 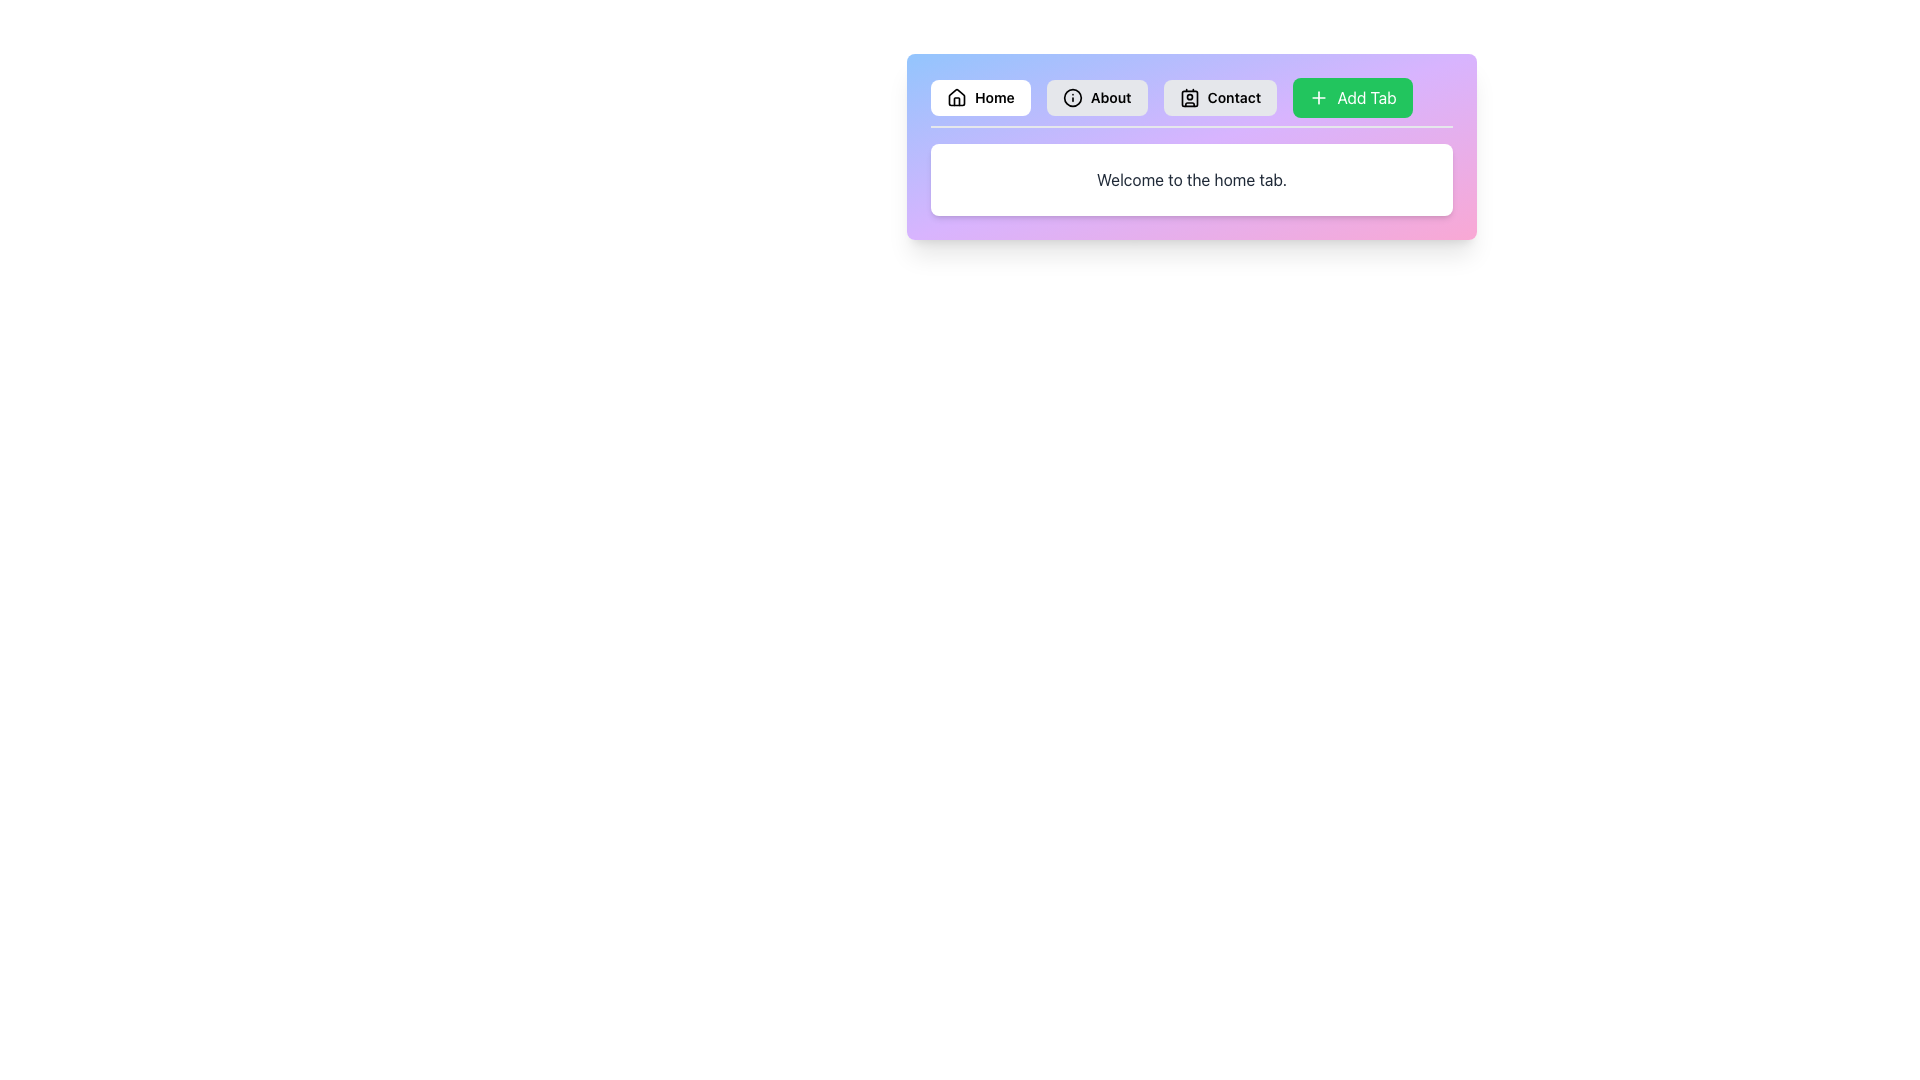 What do you see at coordinates (1096, 97) in the screenshot?
I see `the 'About' button with an information symbol` at bounding box center [1096, 97].